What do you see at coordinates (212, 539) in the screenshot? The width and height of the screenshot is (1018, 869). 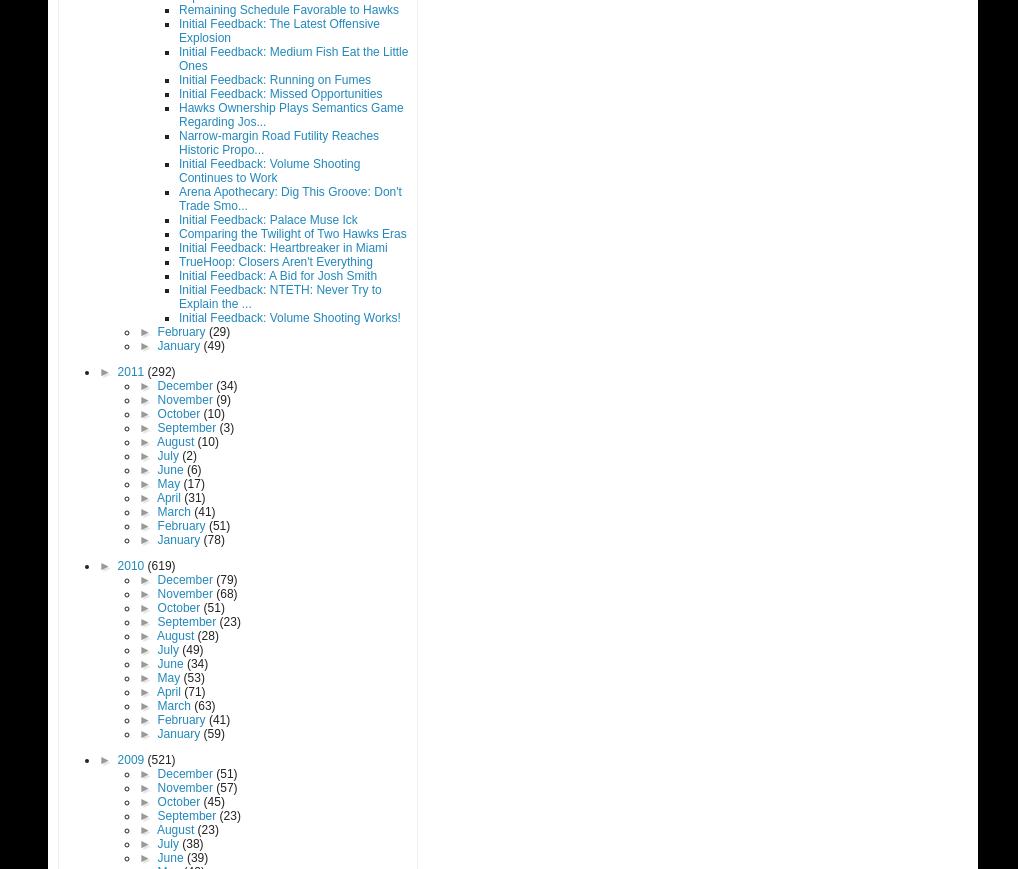 I see `'(78)'` at bounding box center [212, 539].